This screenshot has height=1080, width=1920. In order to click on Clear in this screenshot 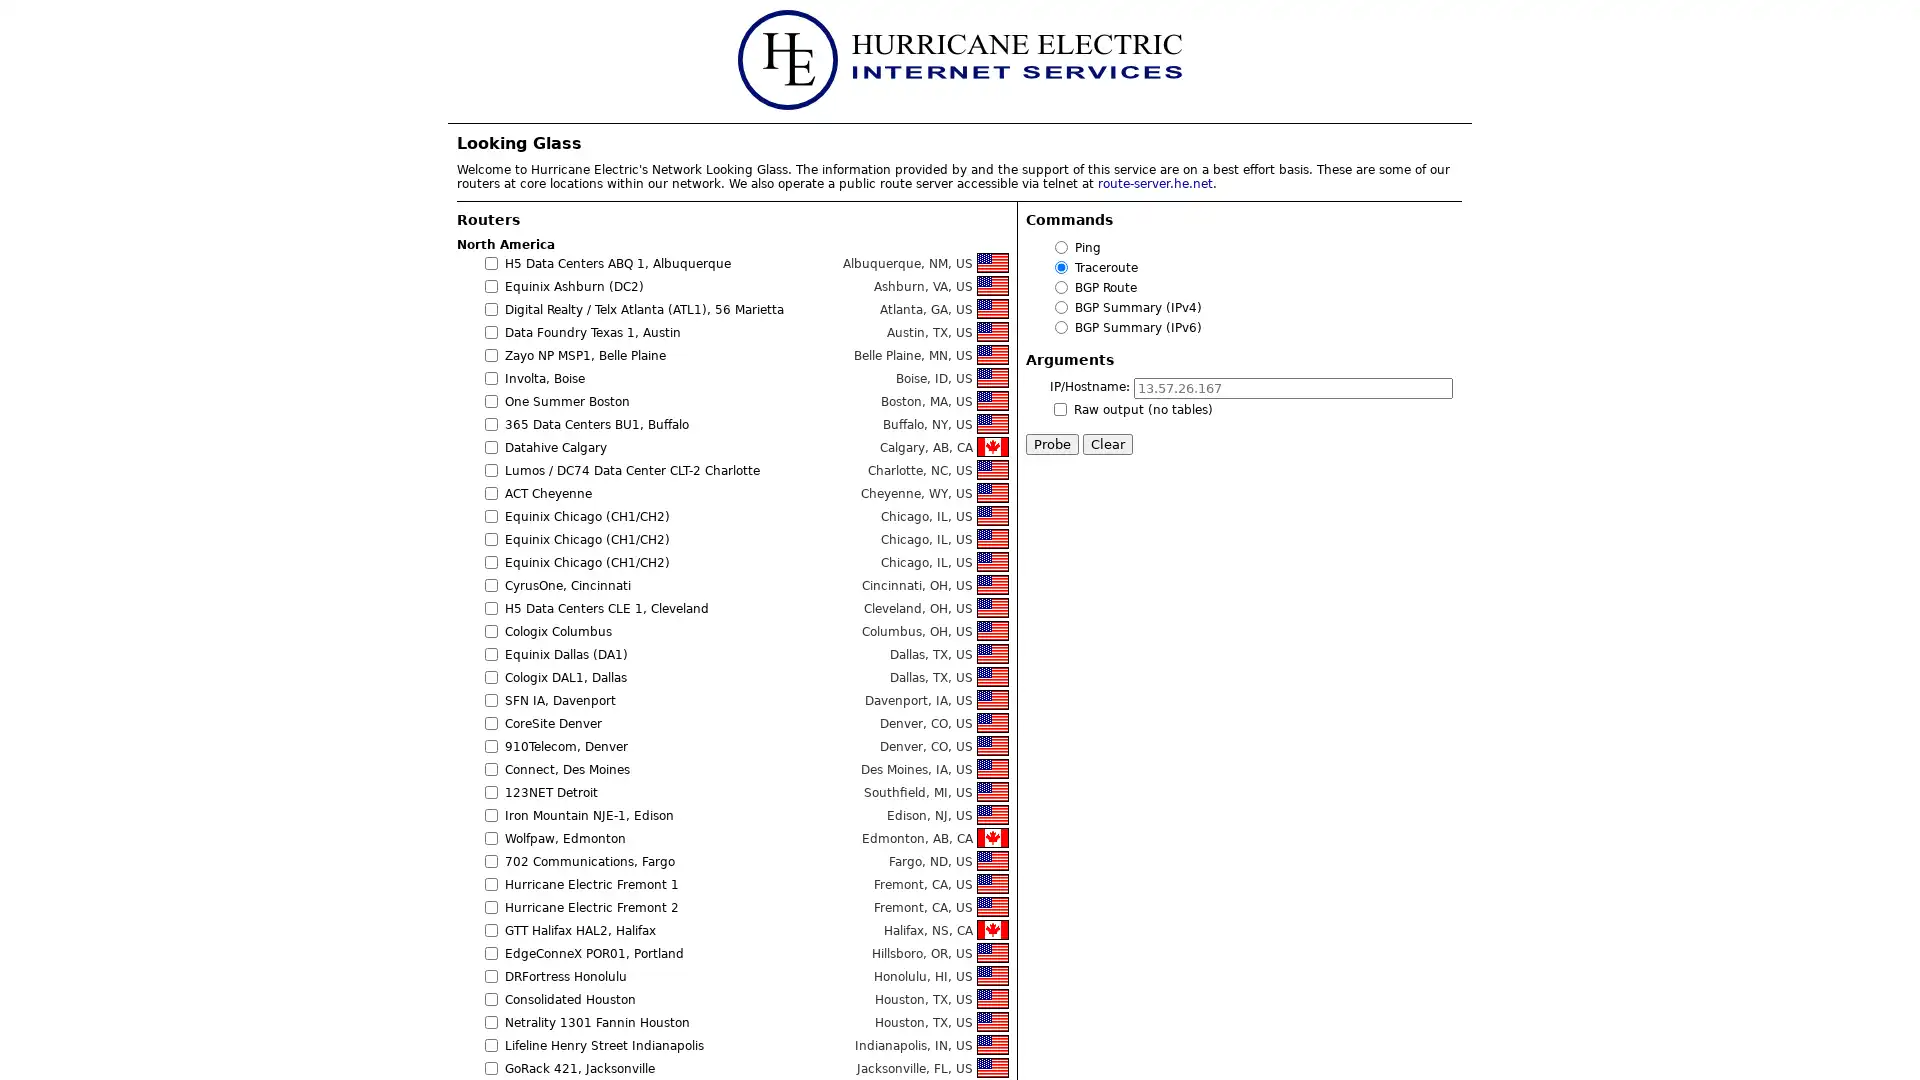, I will do `click(1107, 443)`.